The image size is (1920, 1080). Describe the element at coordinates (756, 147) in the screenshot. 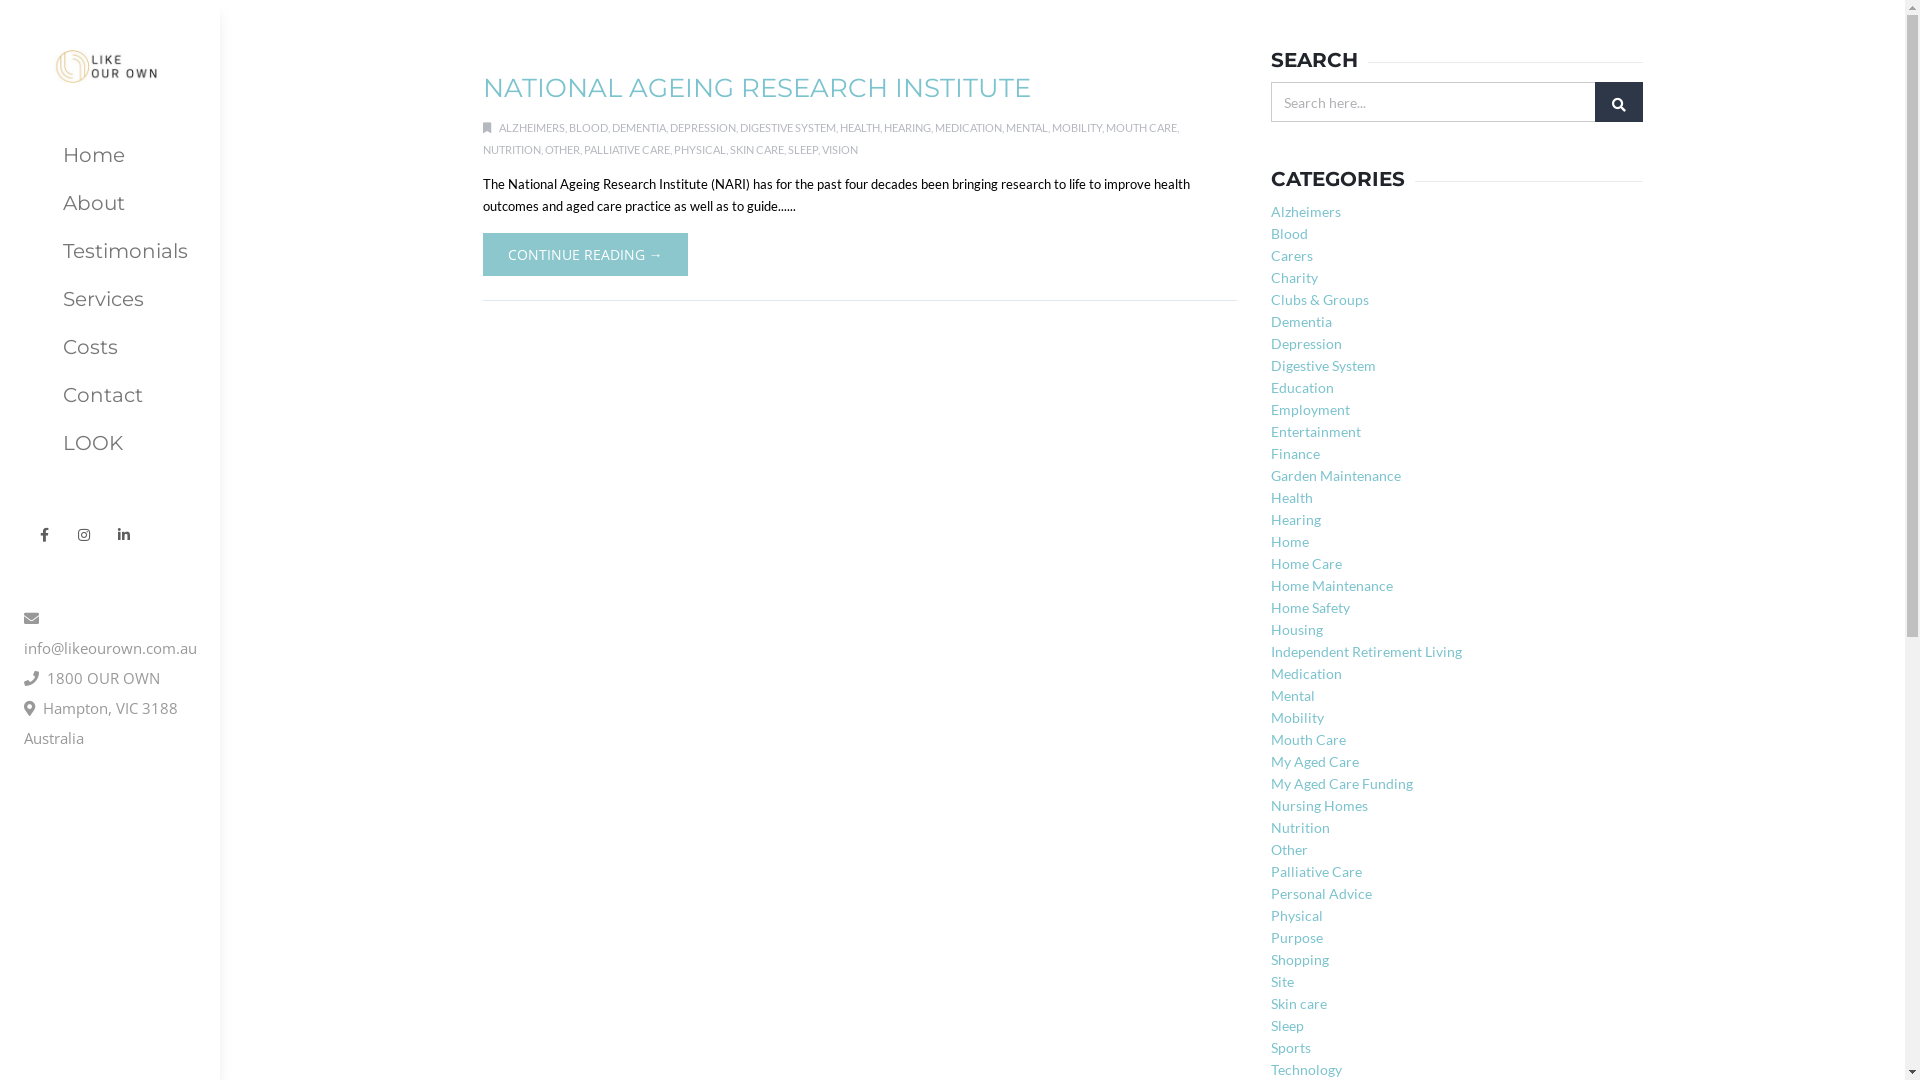

I see `'SKIN CARE'` at that location.